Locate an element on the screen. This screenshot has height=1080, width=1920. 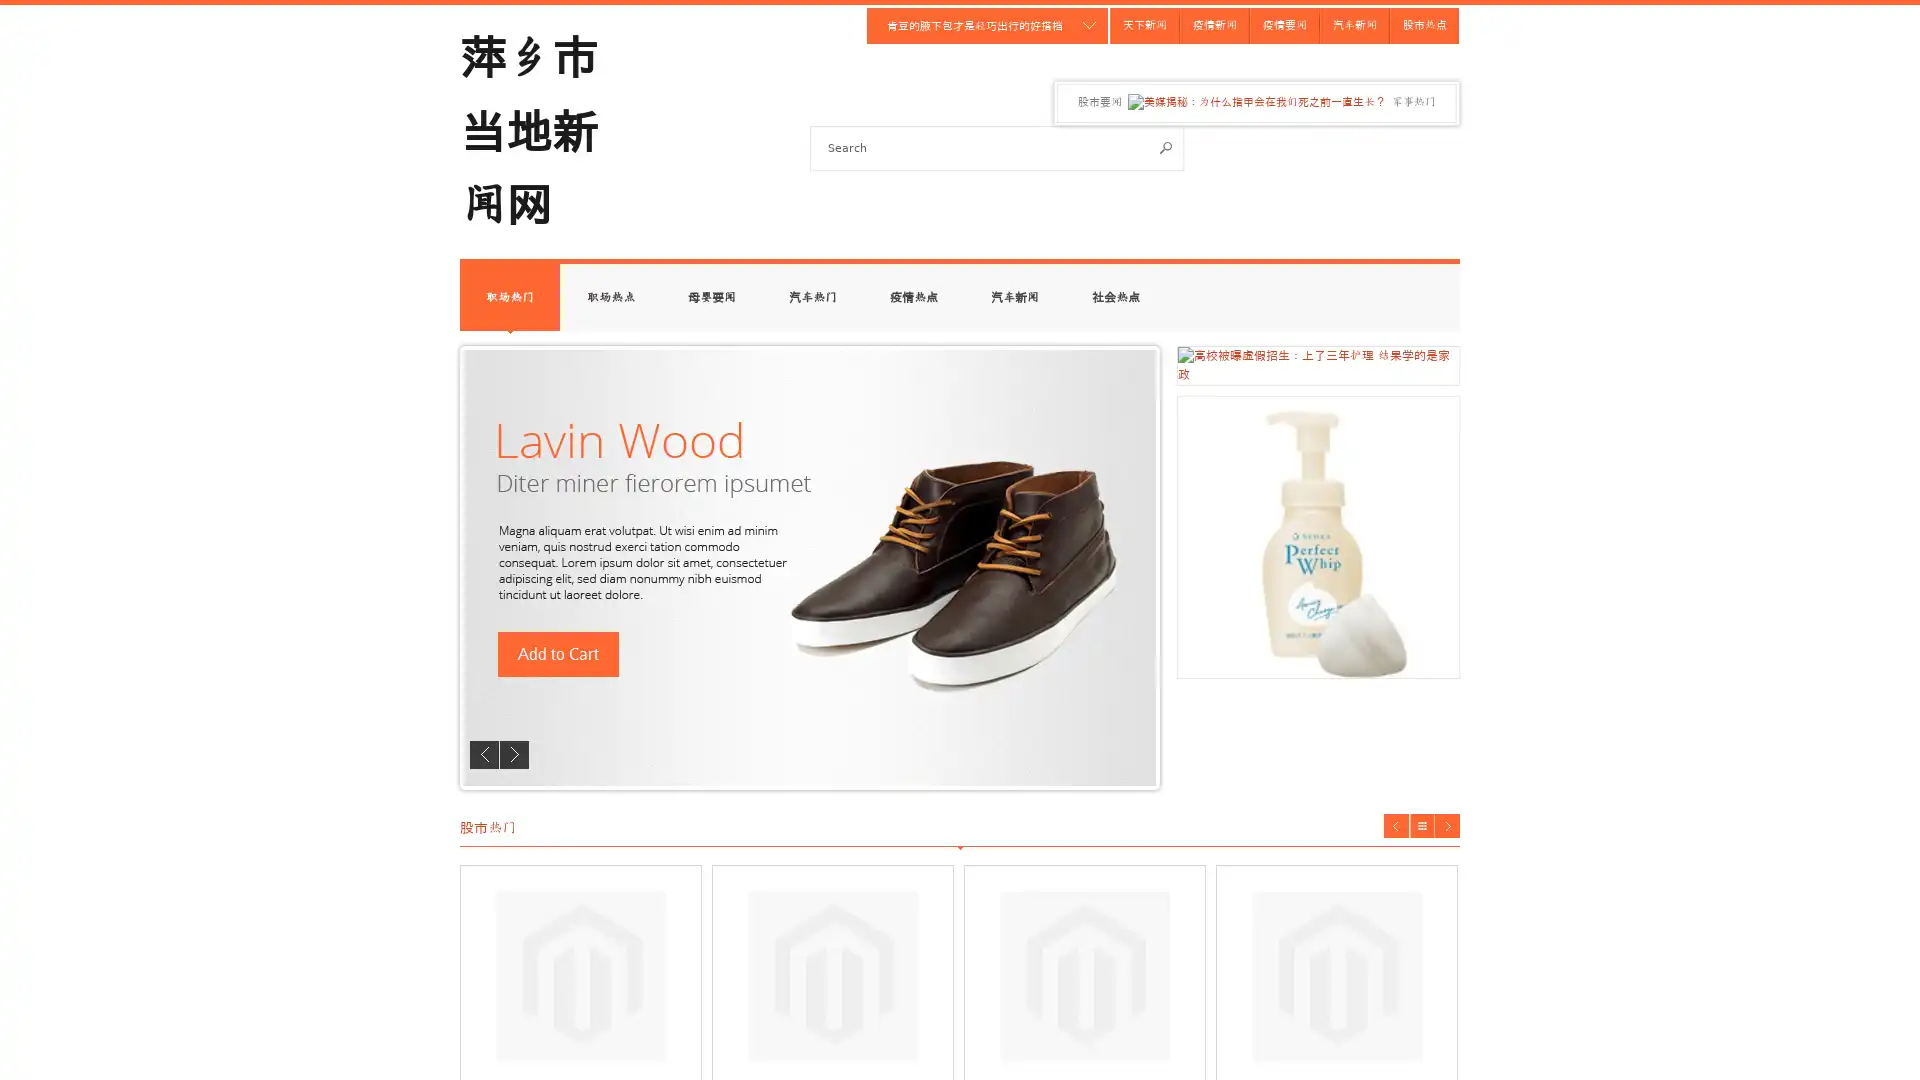
Search is located at coordinates (1166, 146).